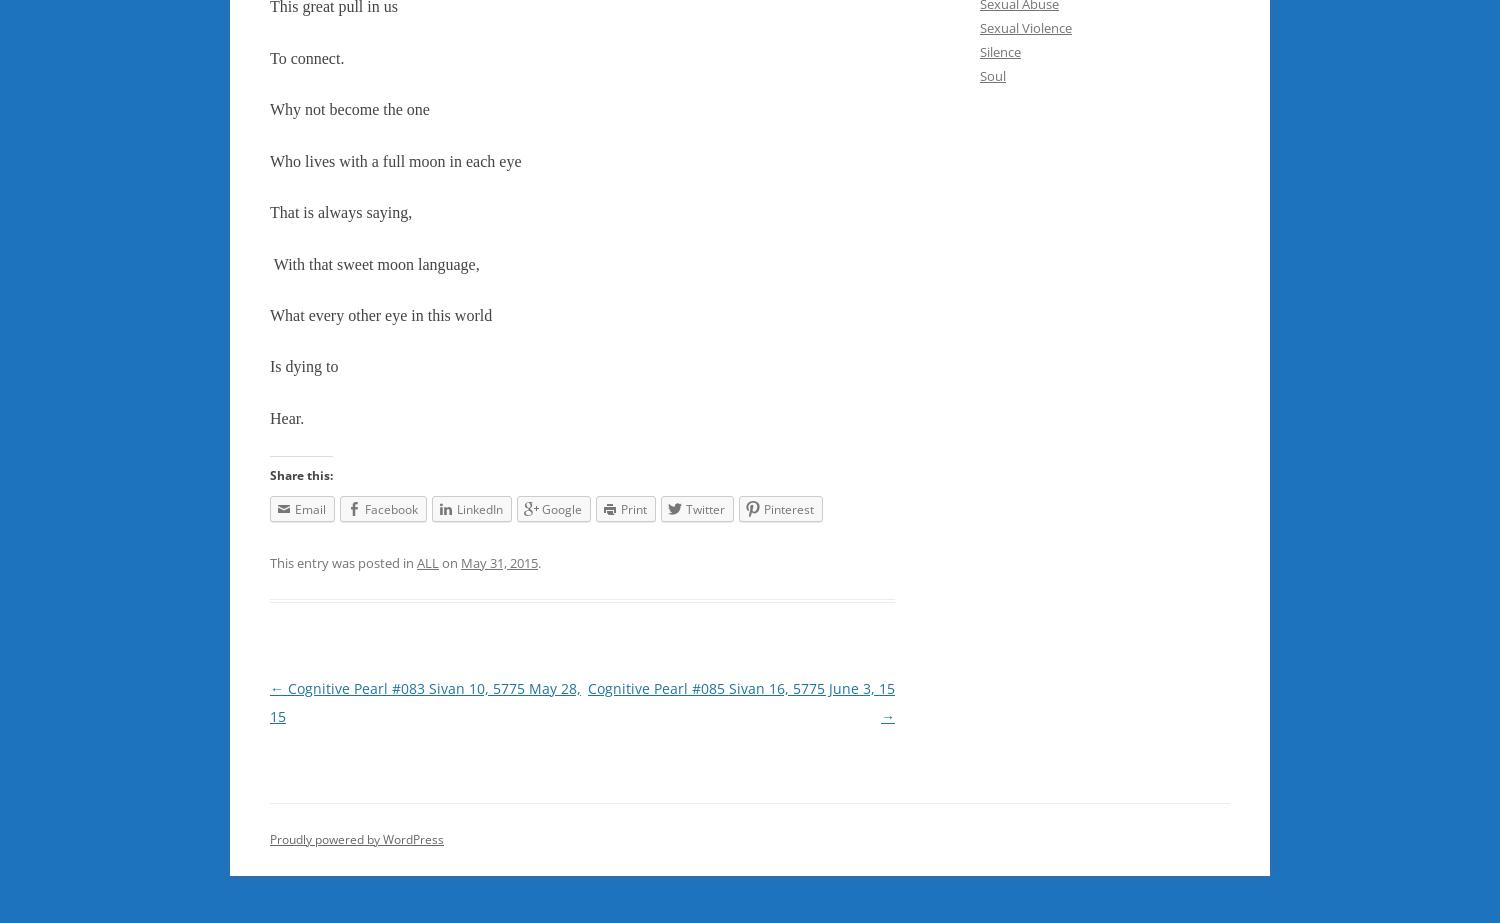 Image resolution: width=1500 pixels, height=923 pixels. Describe the element at coordinates (562, 507) in the screenshot. I see `'Google'` at that location.